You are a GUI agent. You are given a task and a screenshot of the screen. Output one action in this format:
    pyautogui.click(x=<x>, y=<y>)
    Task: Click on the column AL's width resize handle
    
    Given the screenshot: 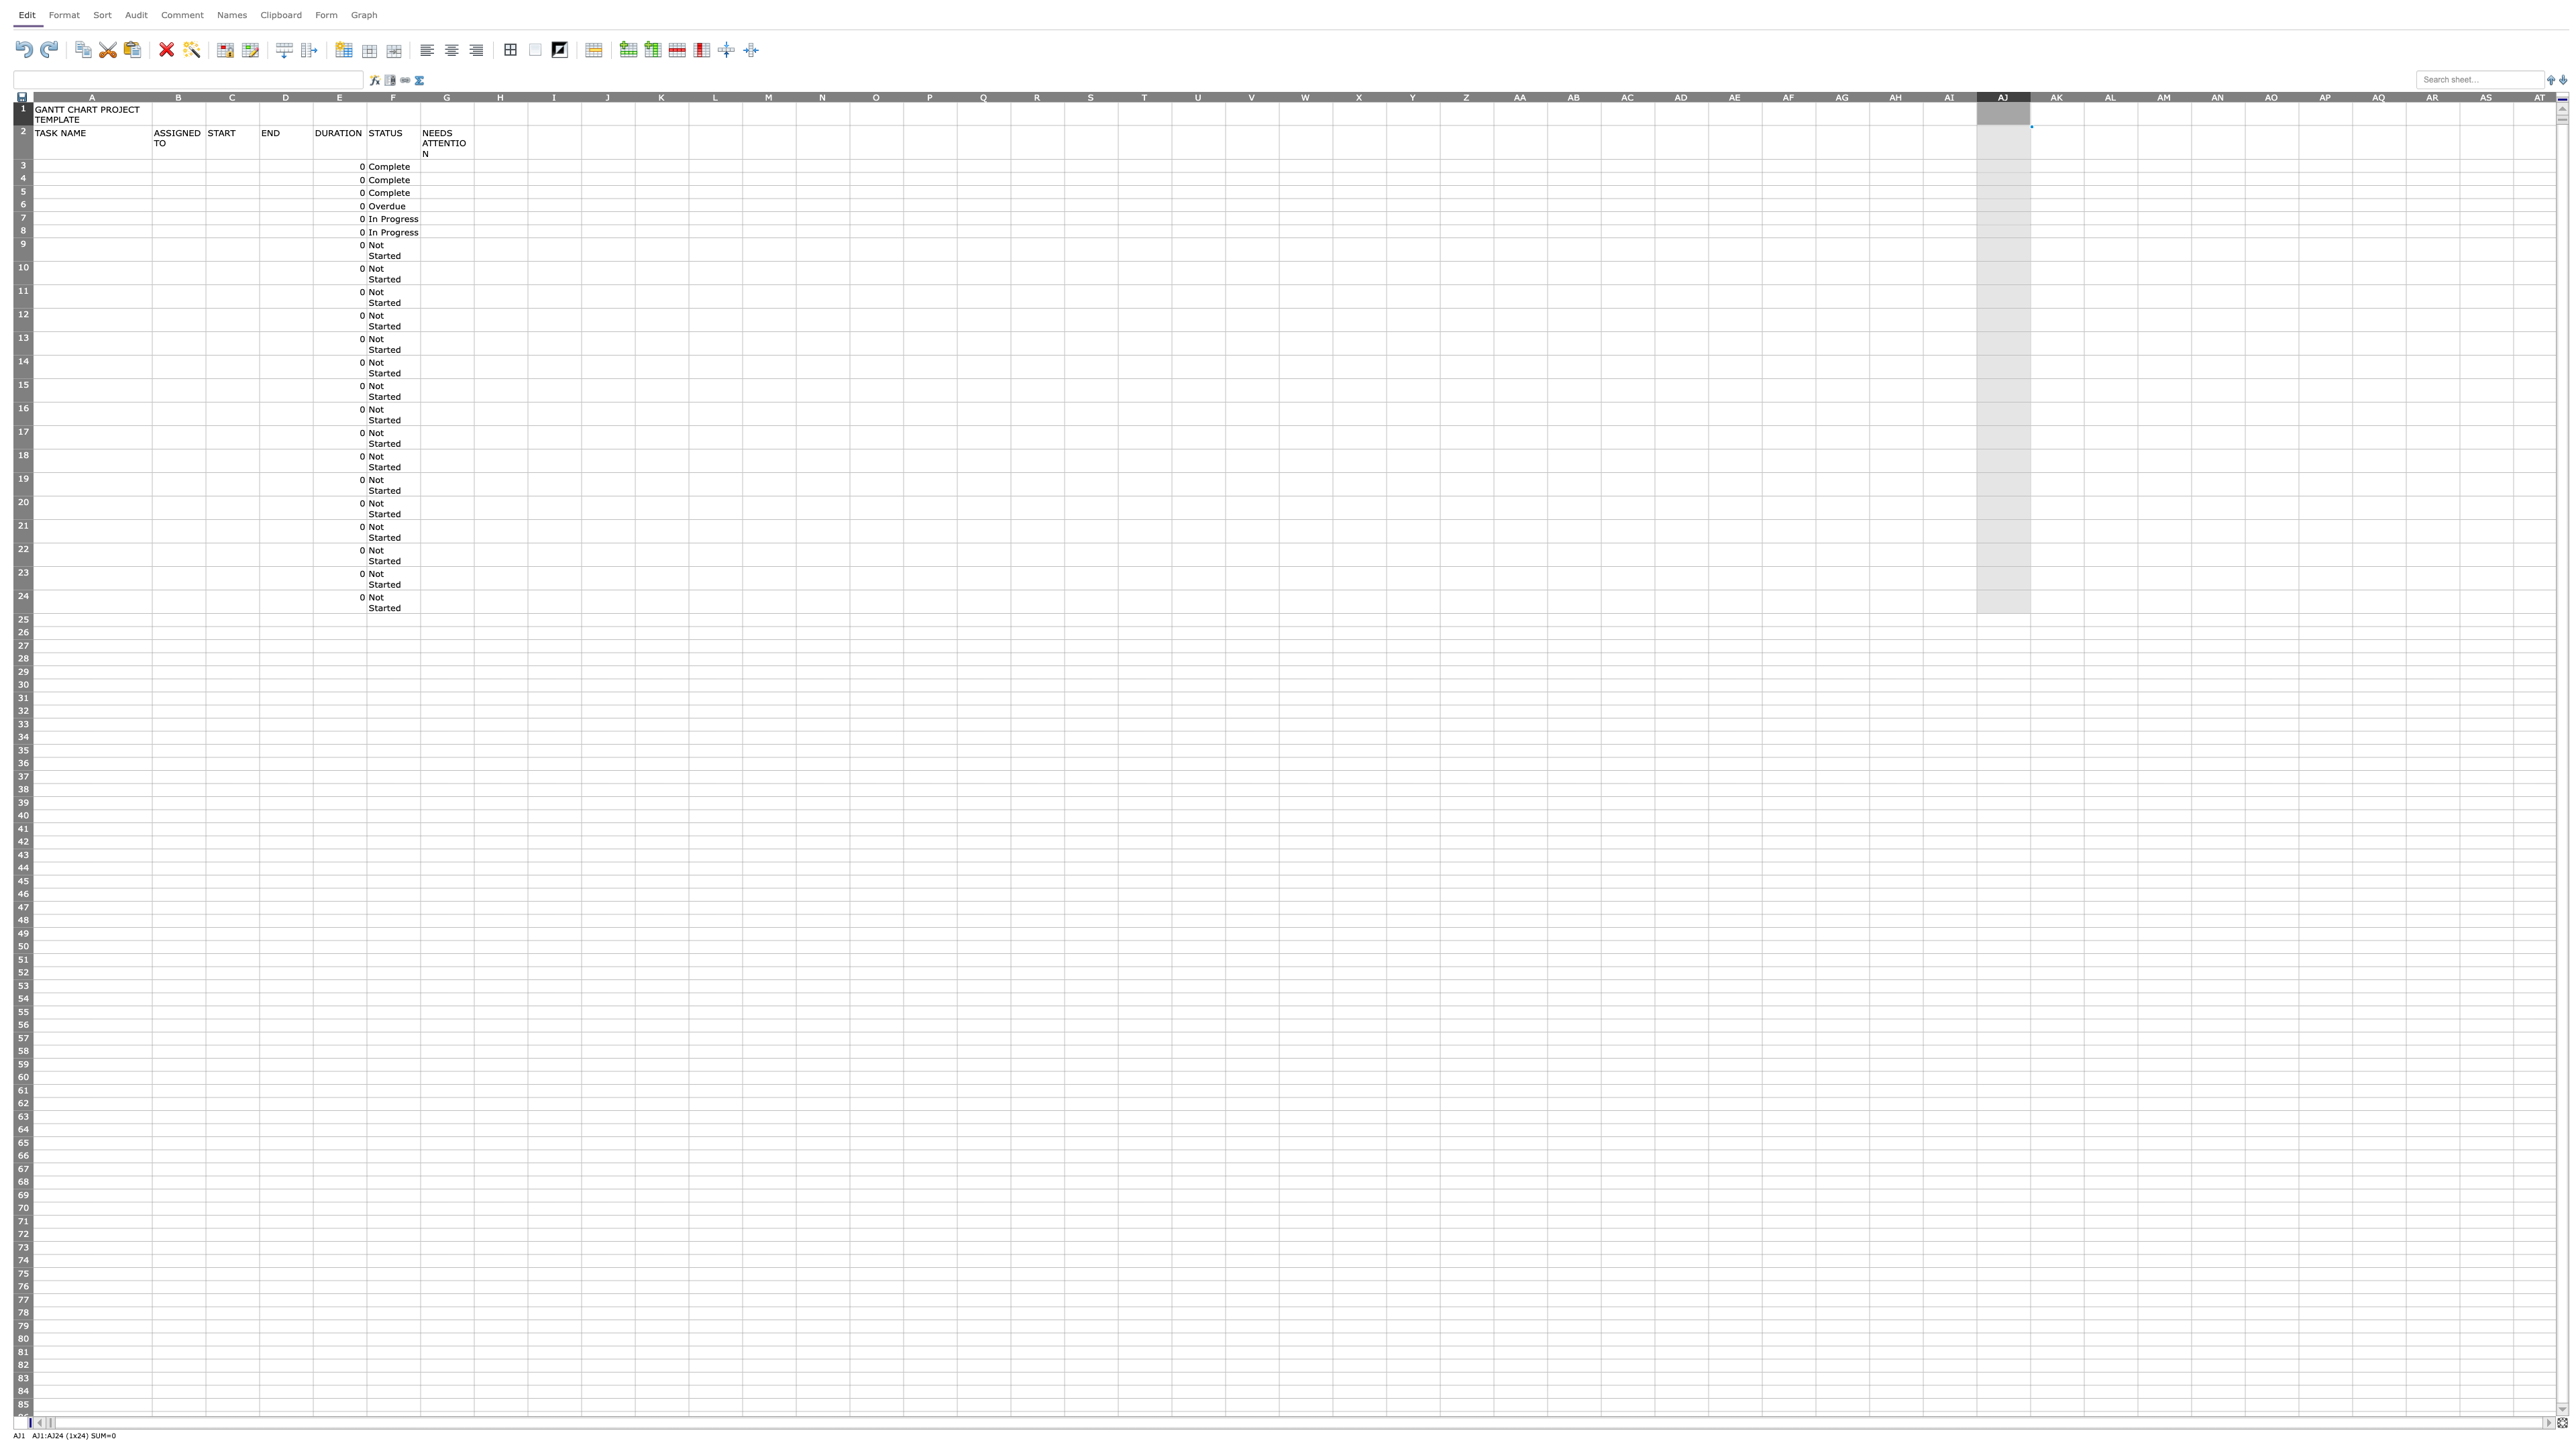 What is the action you would take?
    pyautogui.click(x=2136, y=95)
    